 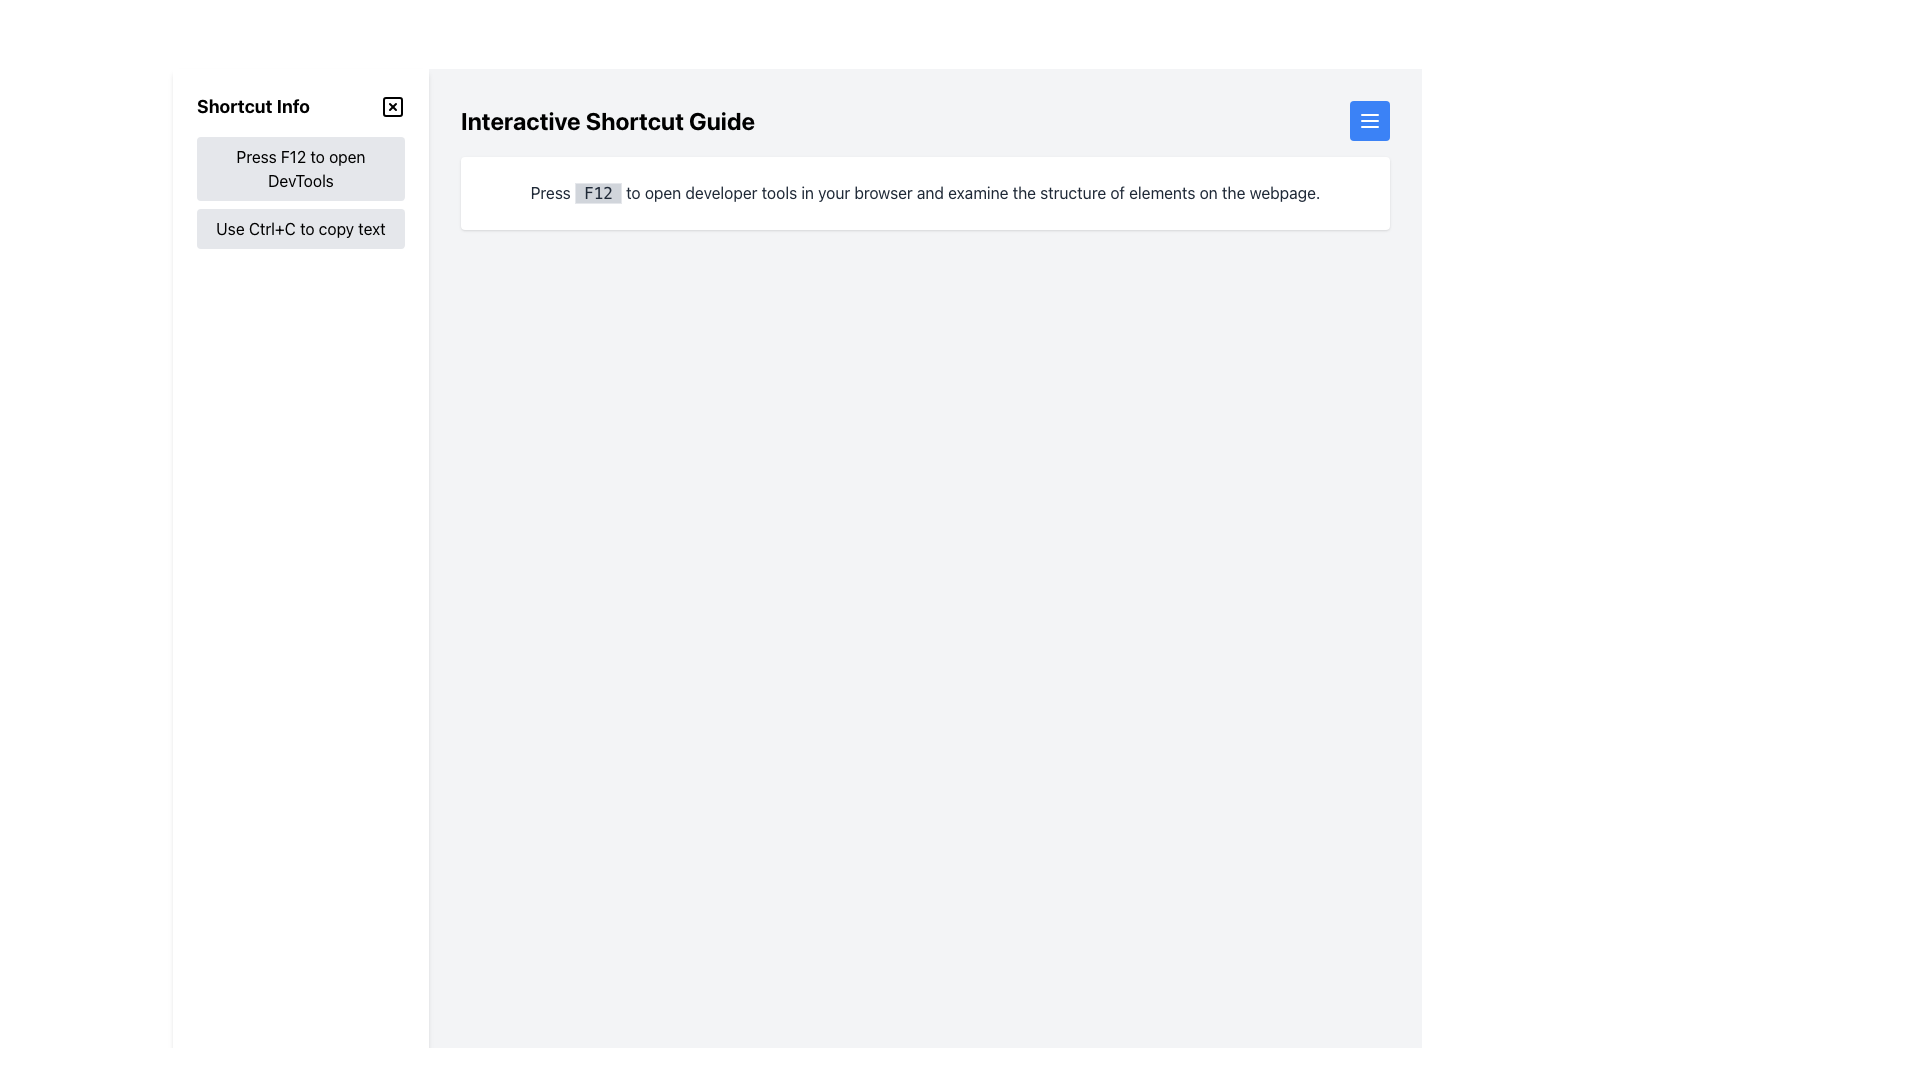 I want to click on the close button located at the top-right corner of the 'Shortcut Info' section to observe any hover effects, so click(x=393, y=107).